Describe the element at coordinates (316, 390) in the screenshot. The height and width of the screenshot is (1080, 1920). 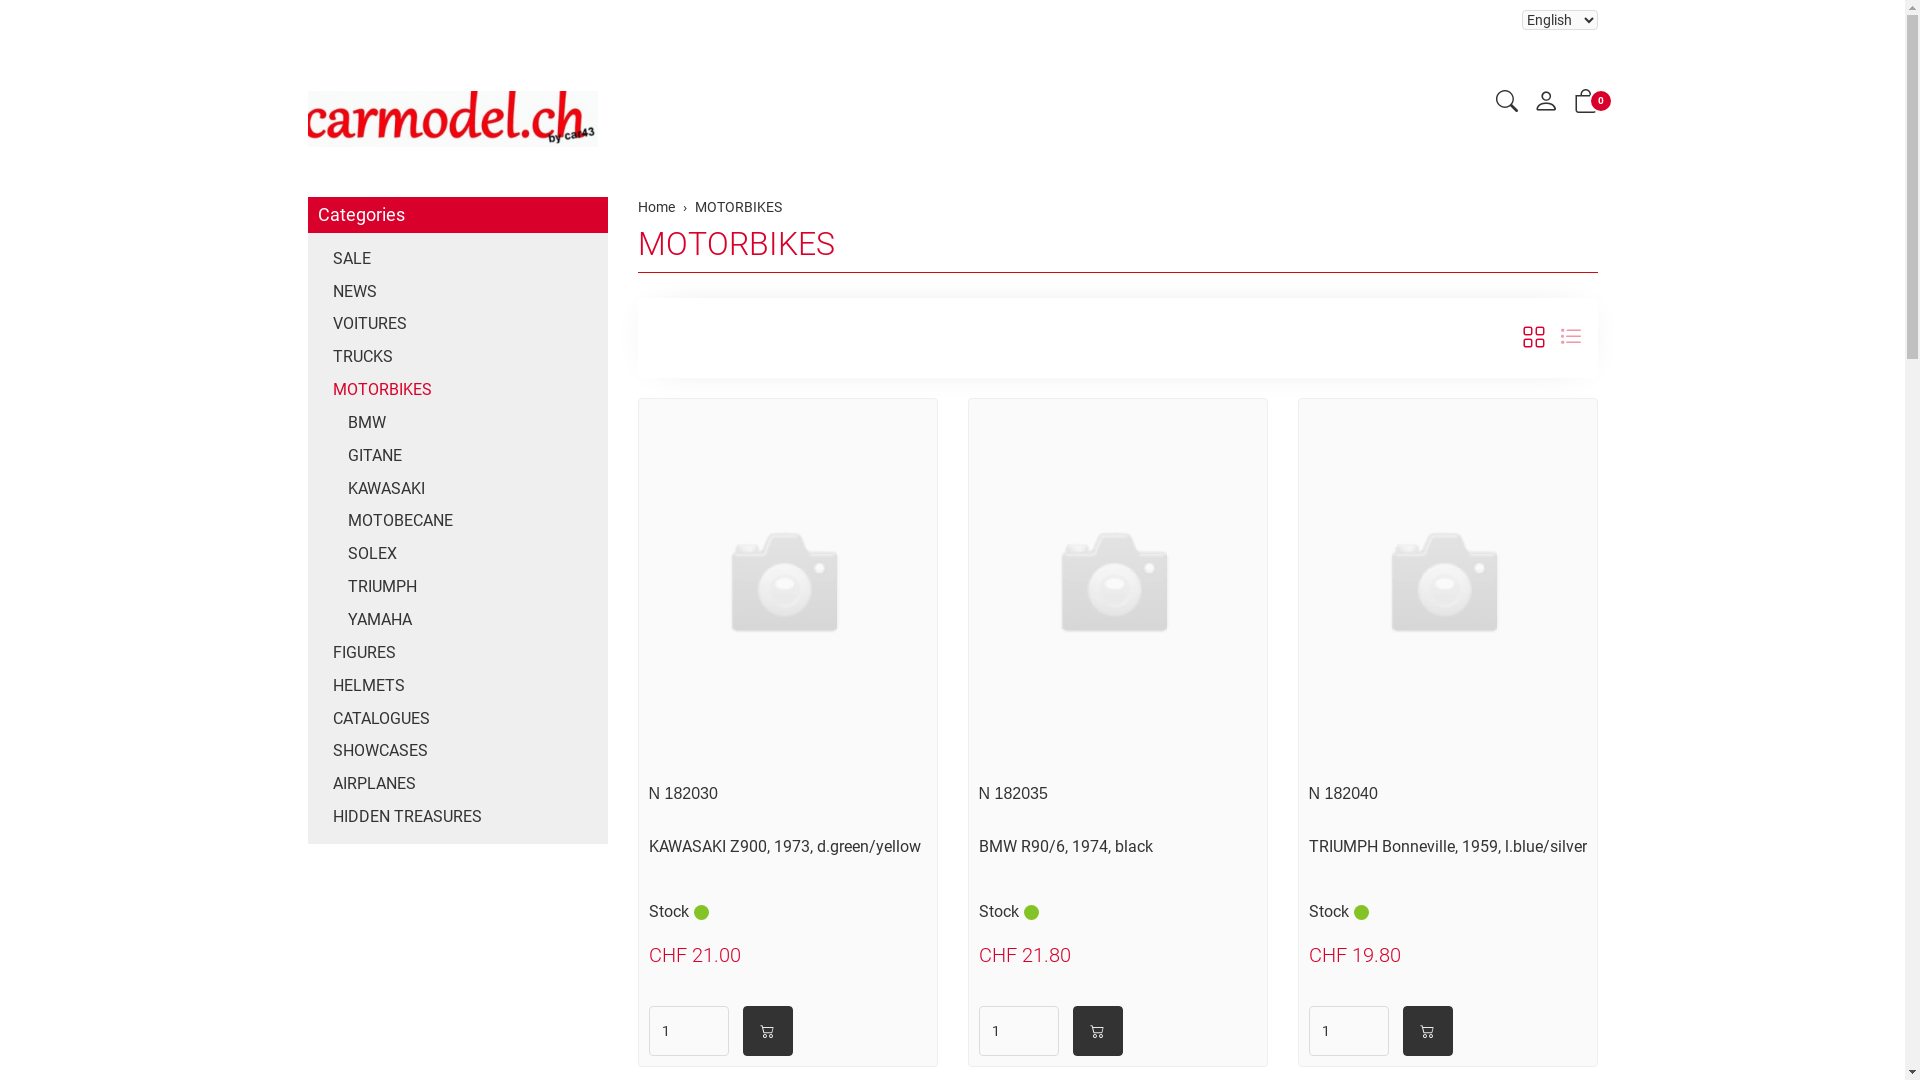
I see `'MOTORBIKES'` at that location.